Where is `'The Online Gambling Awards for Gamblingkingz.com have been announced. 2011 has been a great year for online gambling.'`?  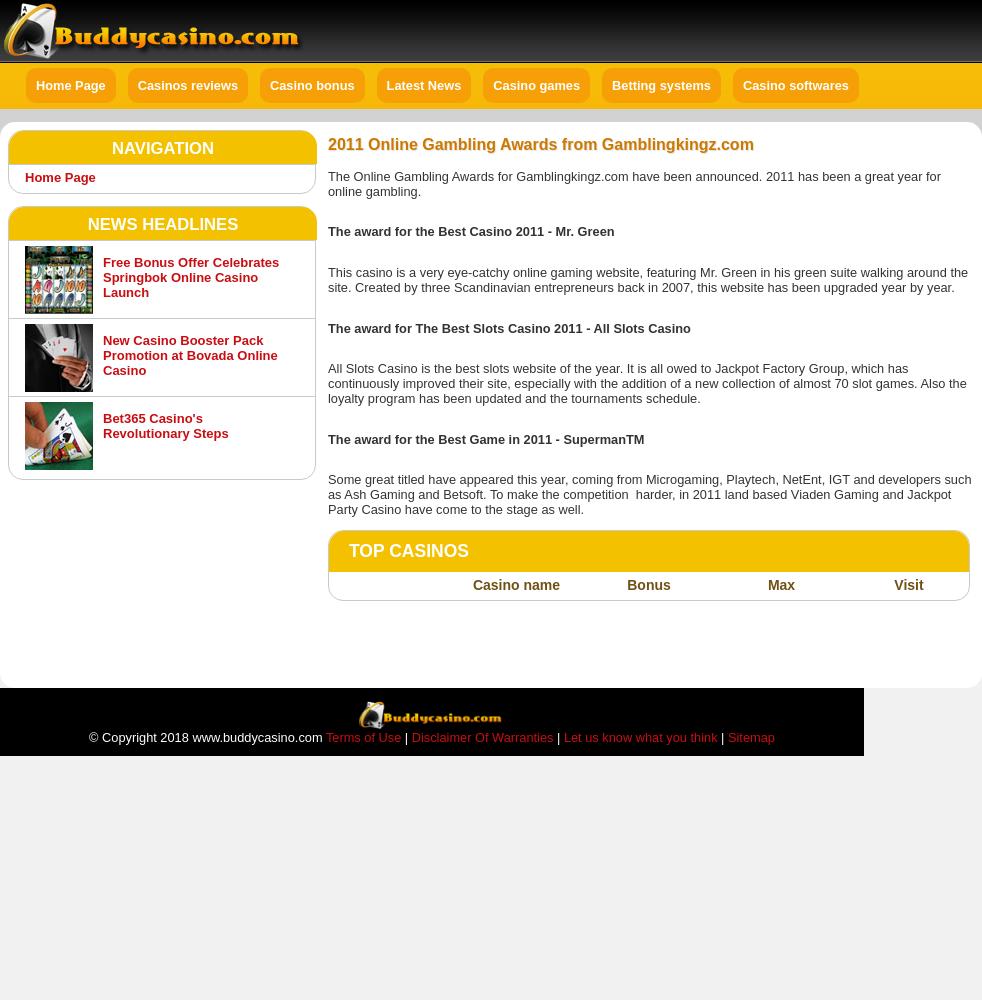
'The Online Gambling Awards for Gamblingkingz.com have been announced. 2011 has been a great year for online gambling.' is located at coordinates (632, 183).